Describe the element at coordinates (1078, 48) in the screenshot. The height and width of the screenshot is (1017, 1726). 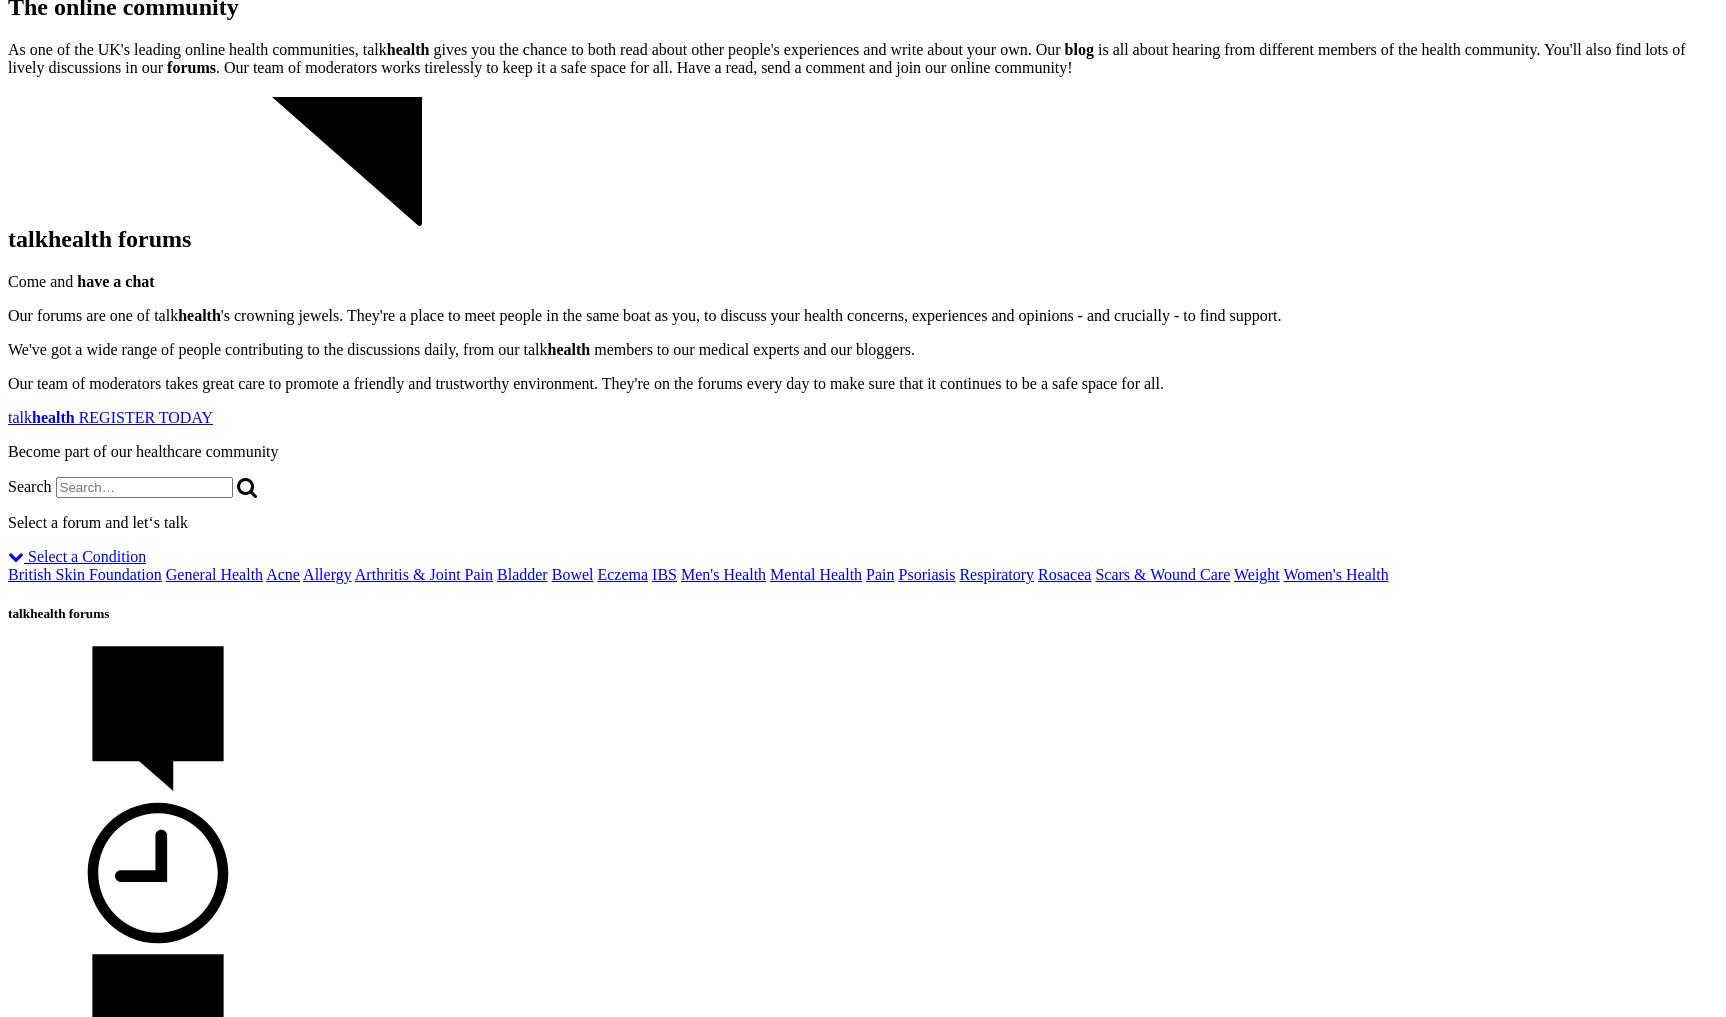
I see `'blog'` at that location.